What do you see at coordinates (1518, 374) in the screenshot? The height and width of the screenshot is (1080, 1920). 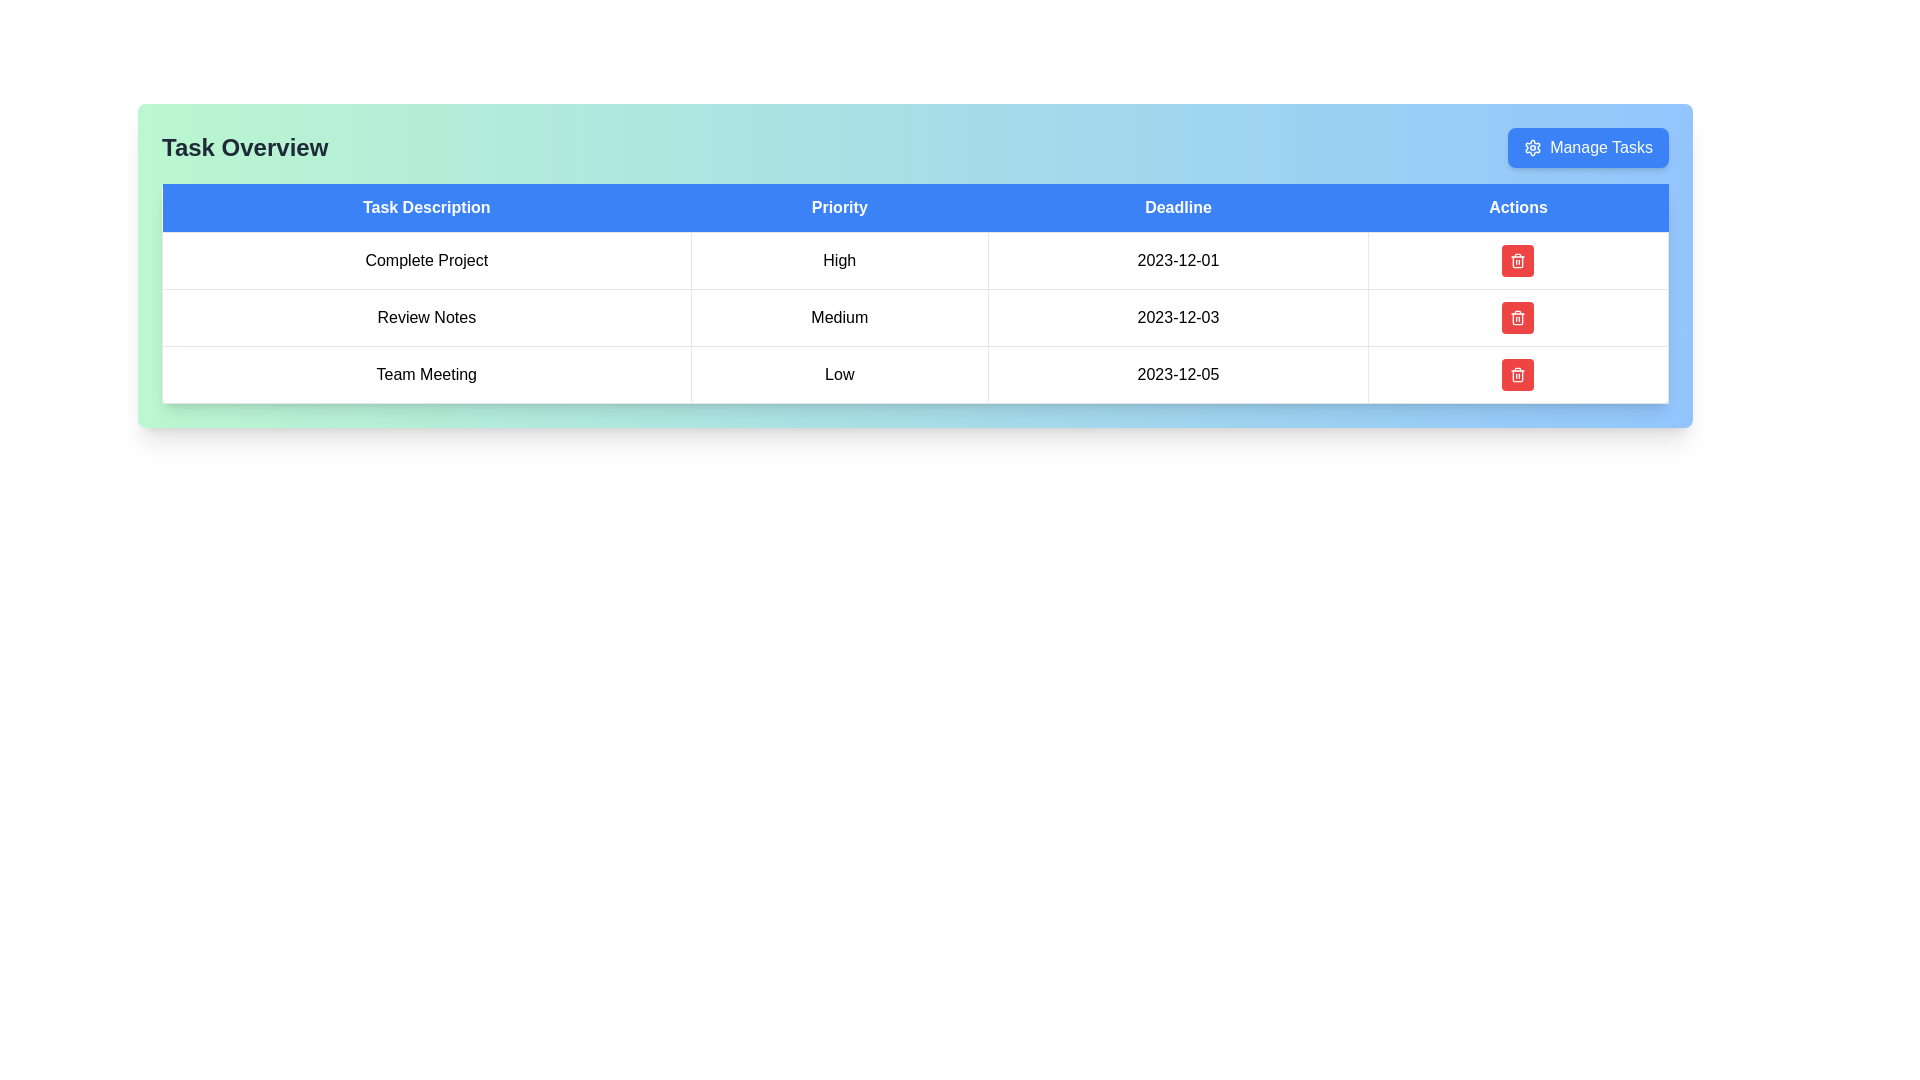 I see `the trash can icon with a white style on a red circular background located in the 'Actions' column of the last task labeled 'Team Meeting'` at bounding box center [1518, 374].